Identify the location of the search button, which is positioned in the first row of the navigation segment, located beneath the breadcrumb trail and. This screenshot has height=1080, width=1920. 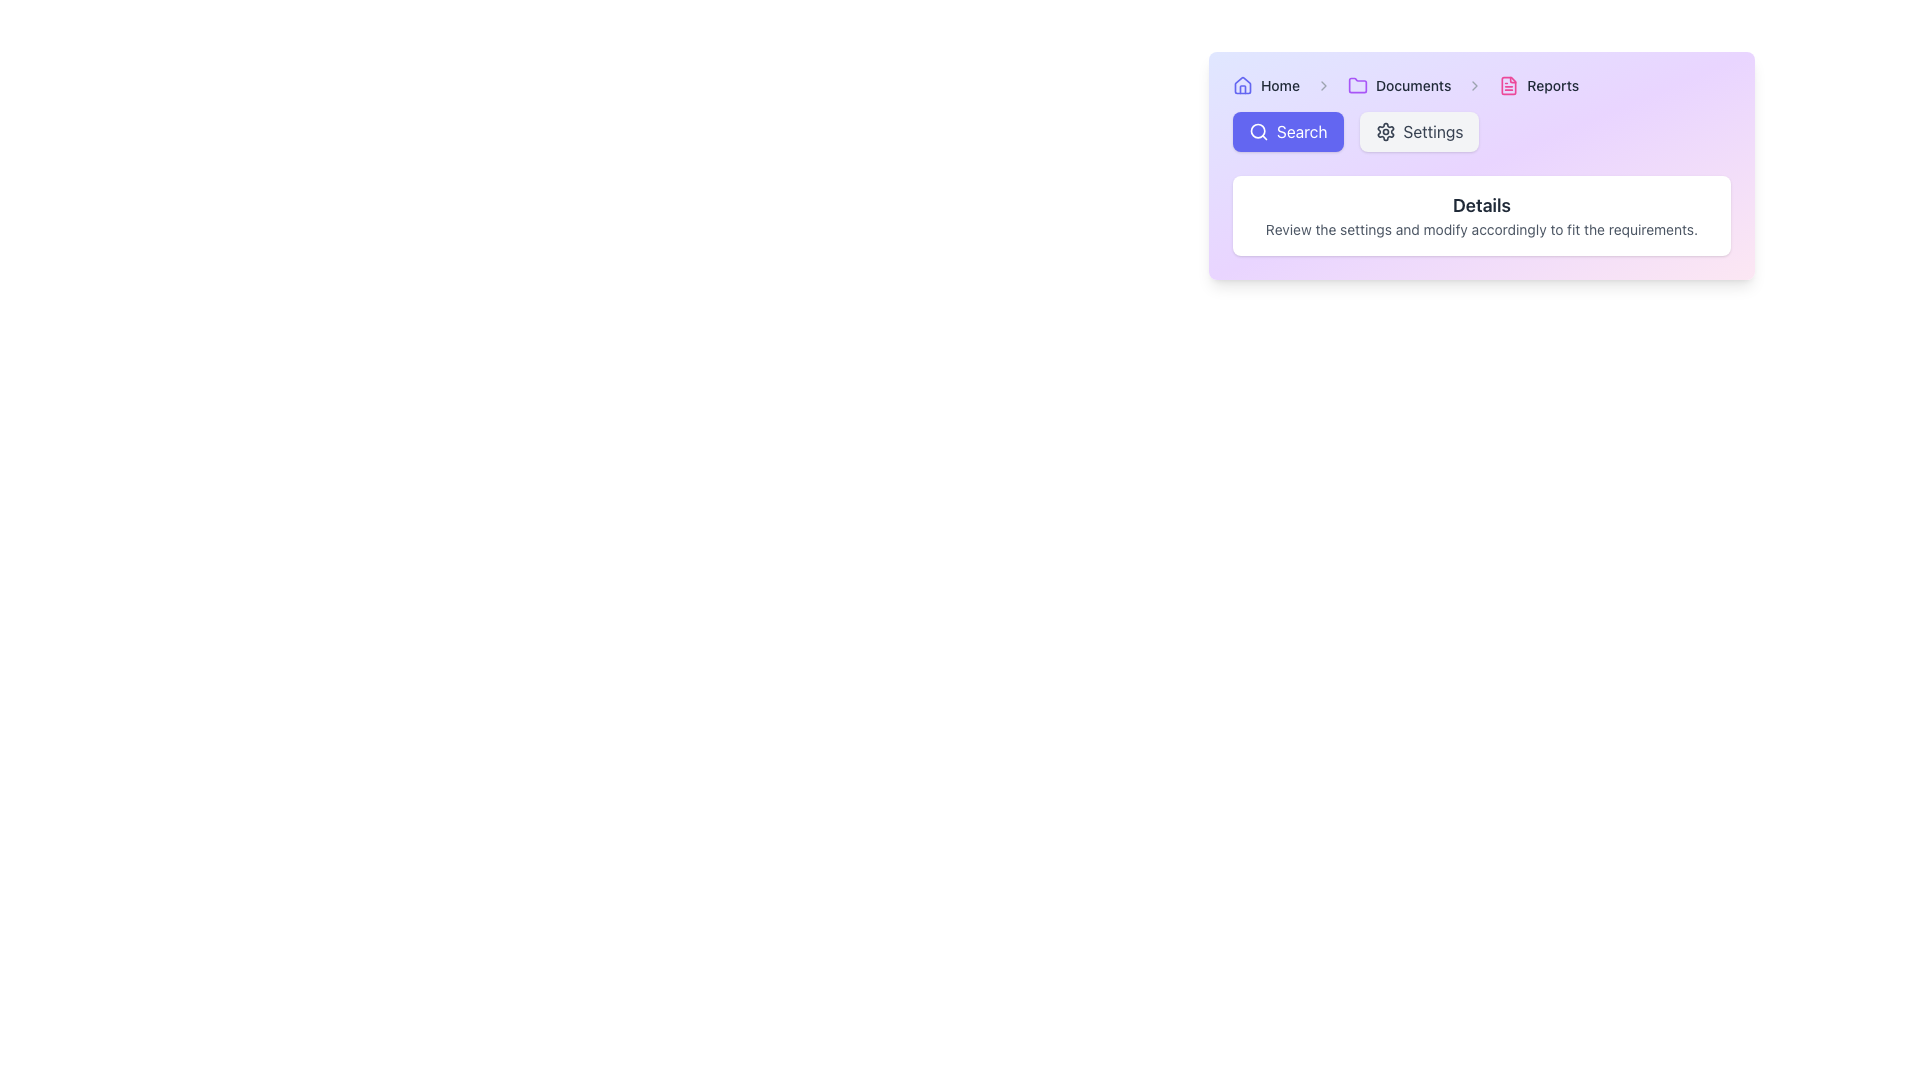
(1482, 131).